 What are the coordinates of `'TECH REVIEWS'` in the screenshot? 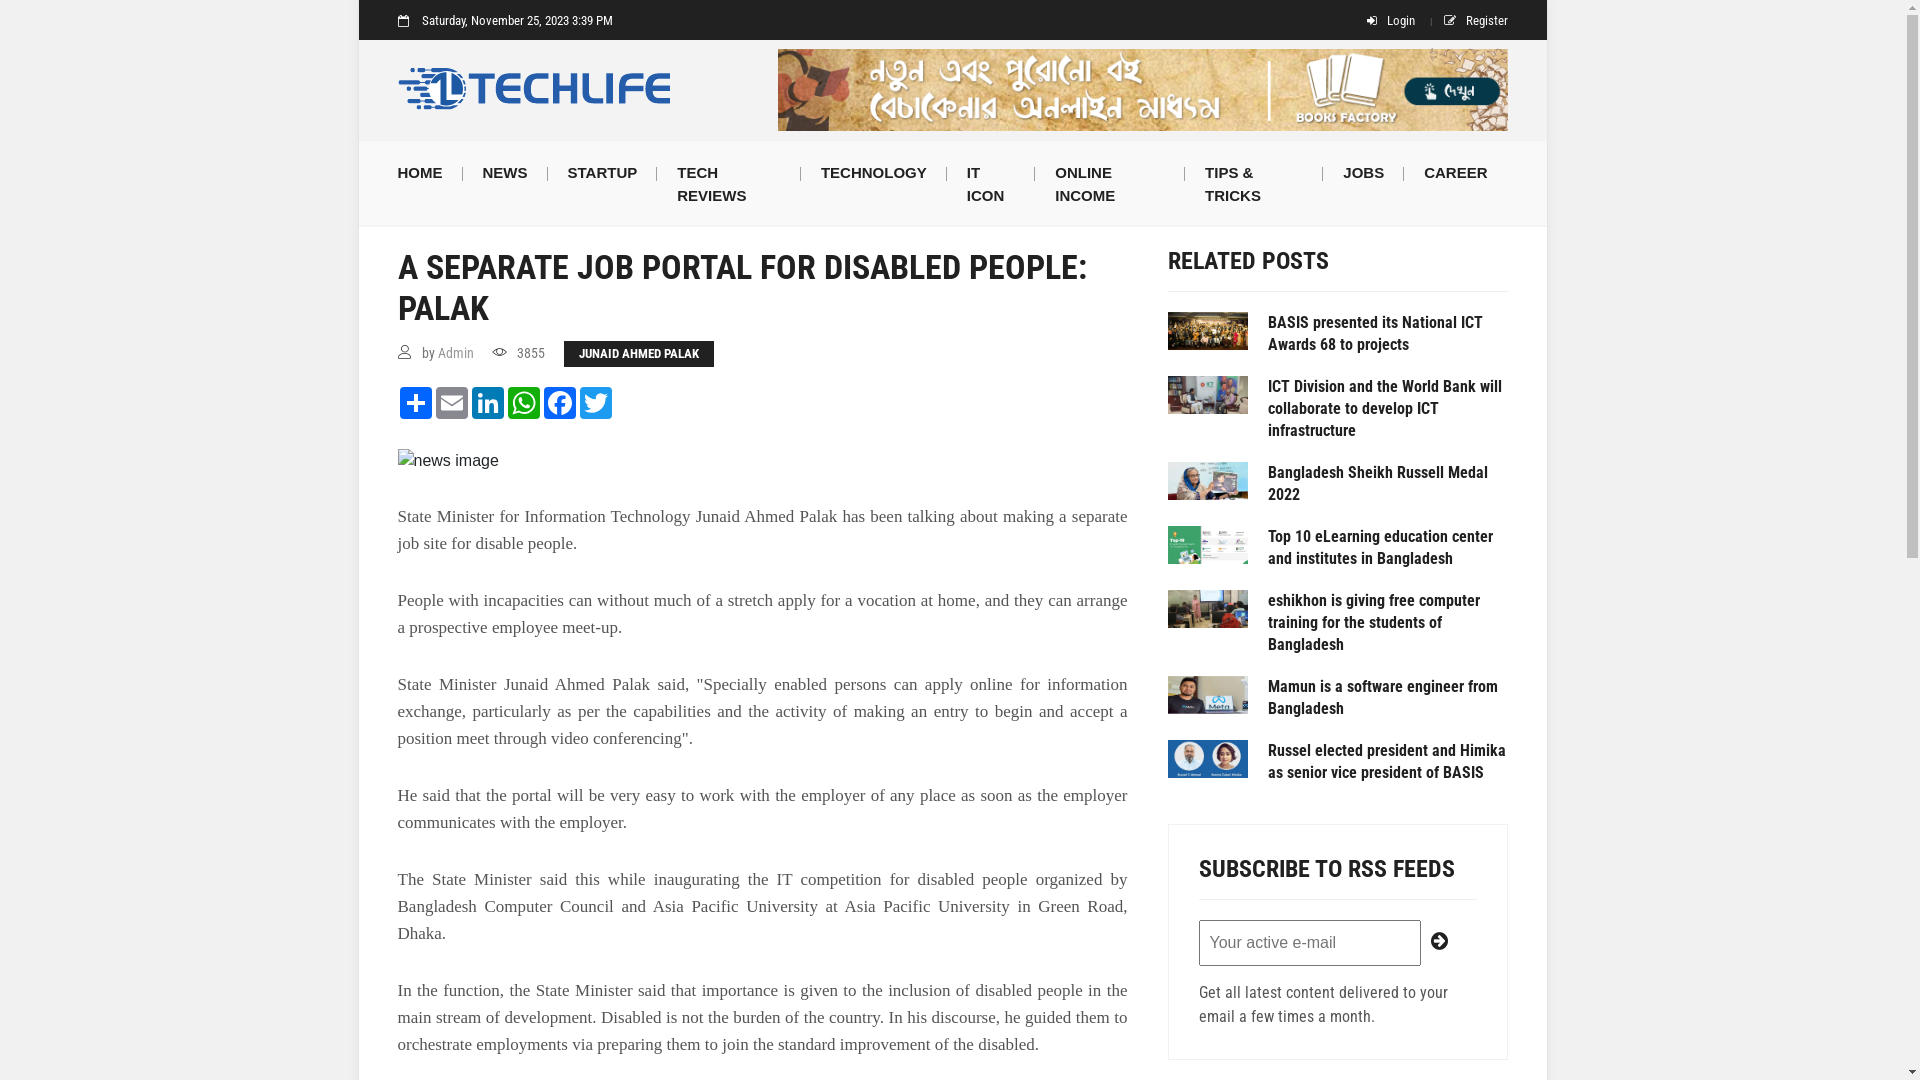 It's located at (728, 182).